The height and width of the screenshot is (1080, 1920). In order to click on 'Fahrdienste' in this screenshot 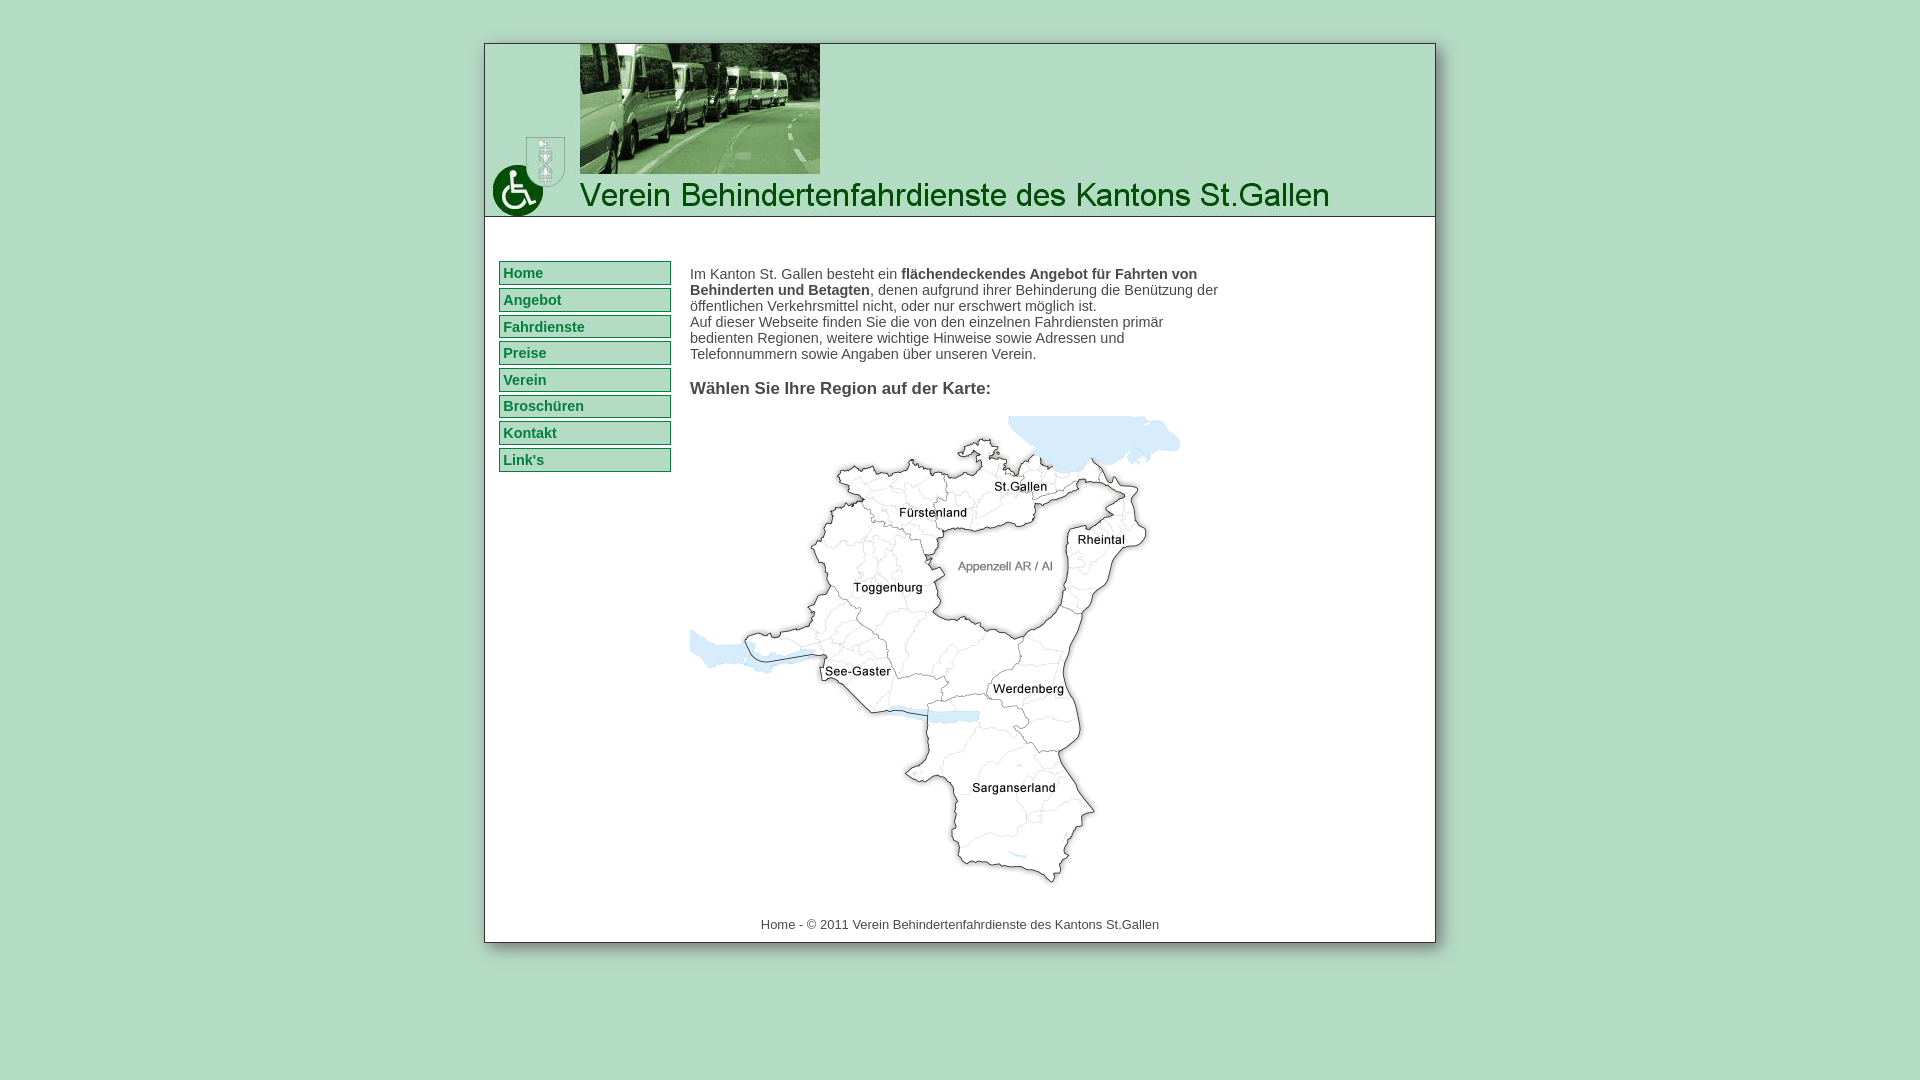, I will do `click(583, 326)`.